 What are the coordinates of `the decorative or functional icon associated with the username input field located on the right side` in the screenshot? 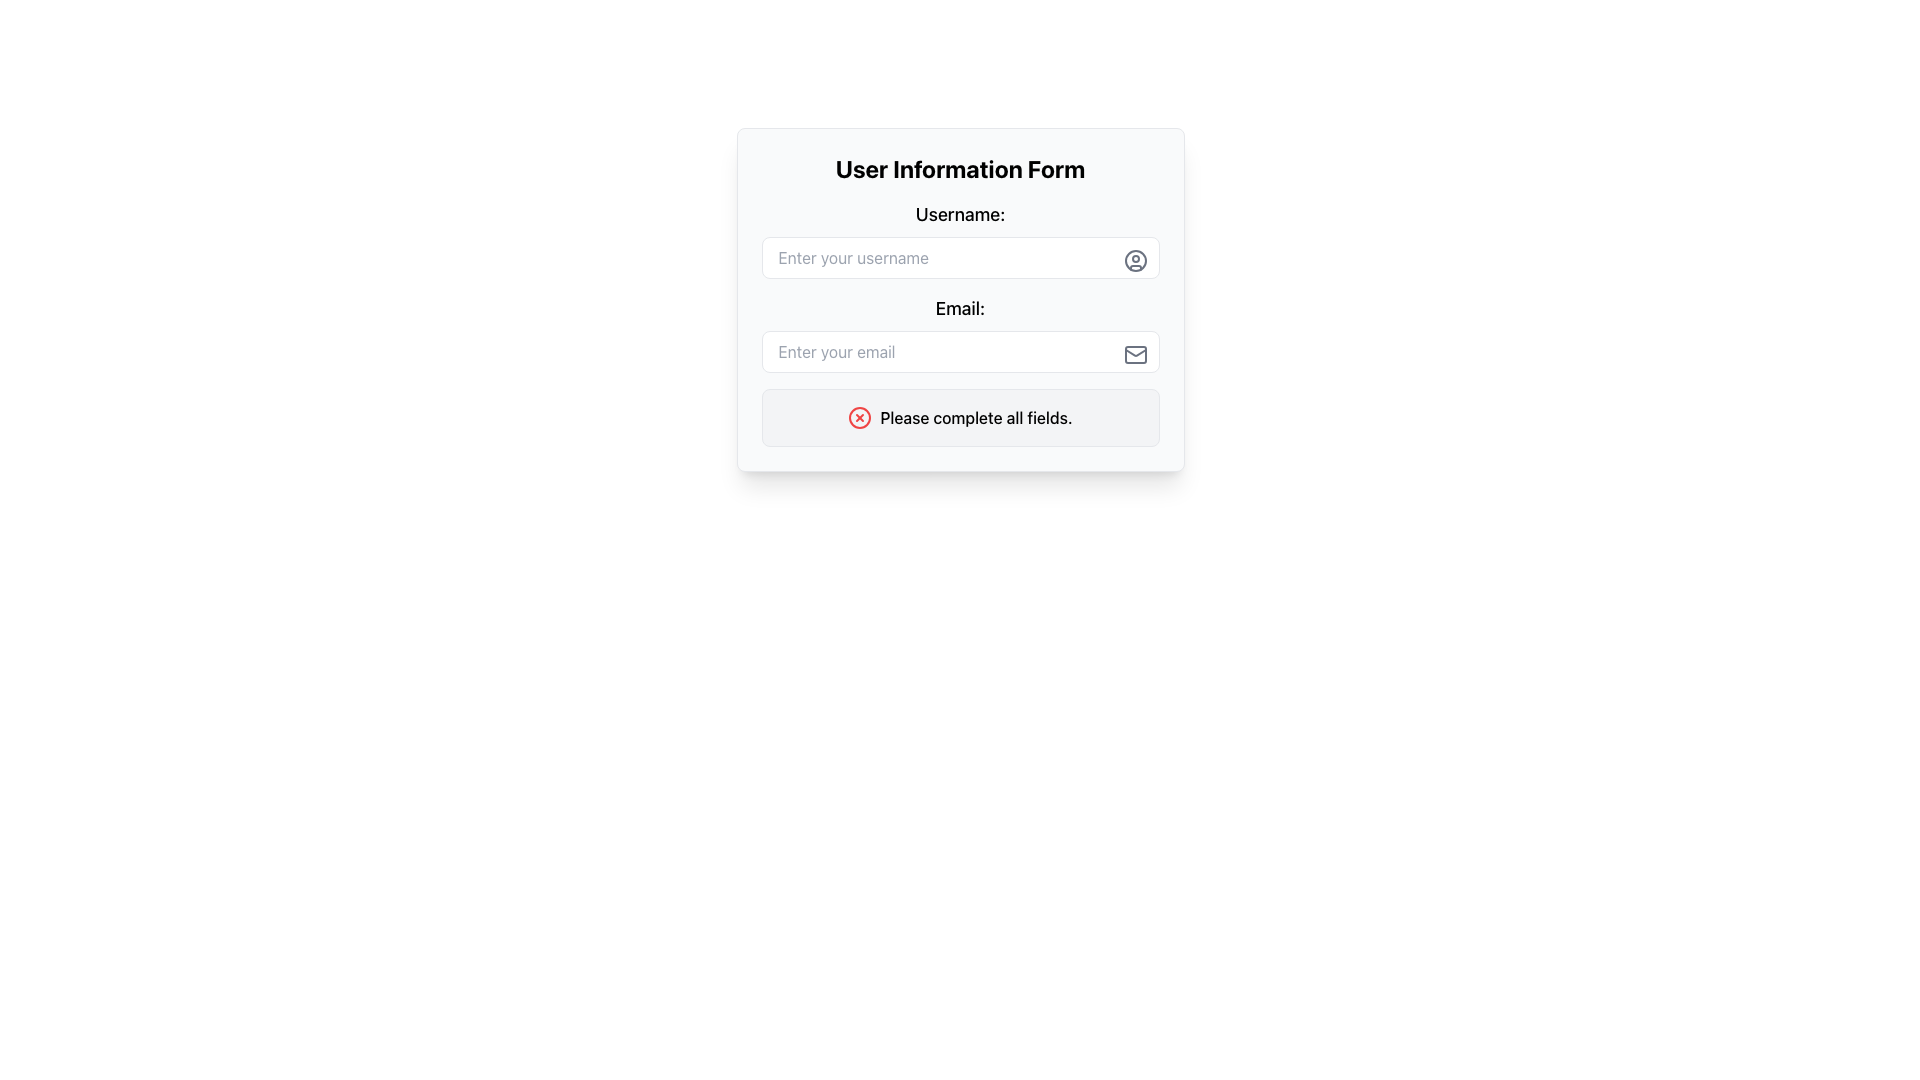 It's located at (1135, 260).